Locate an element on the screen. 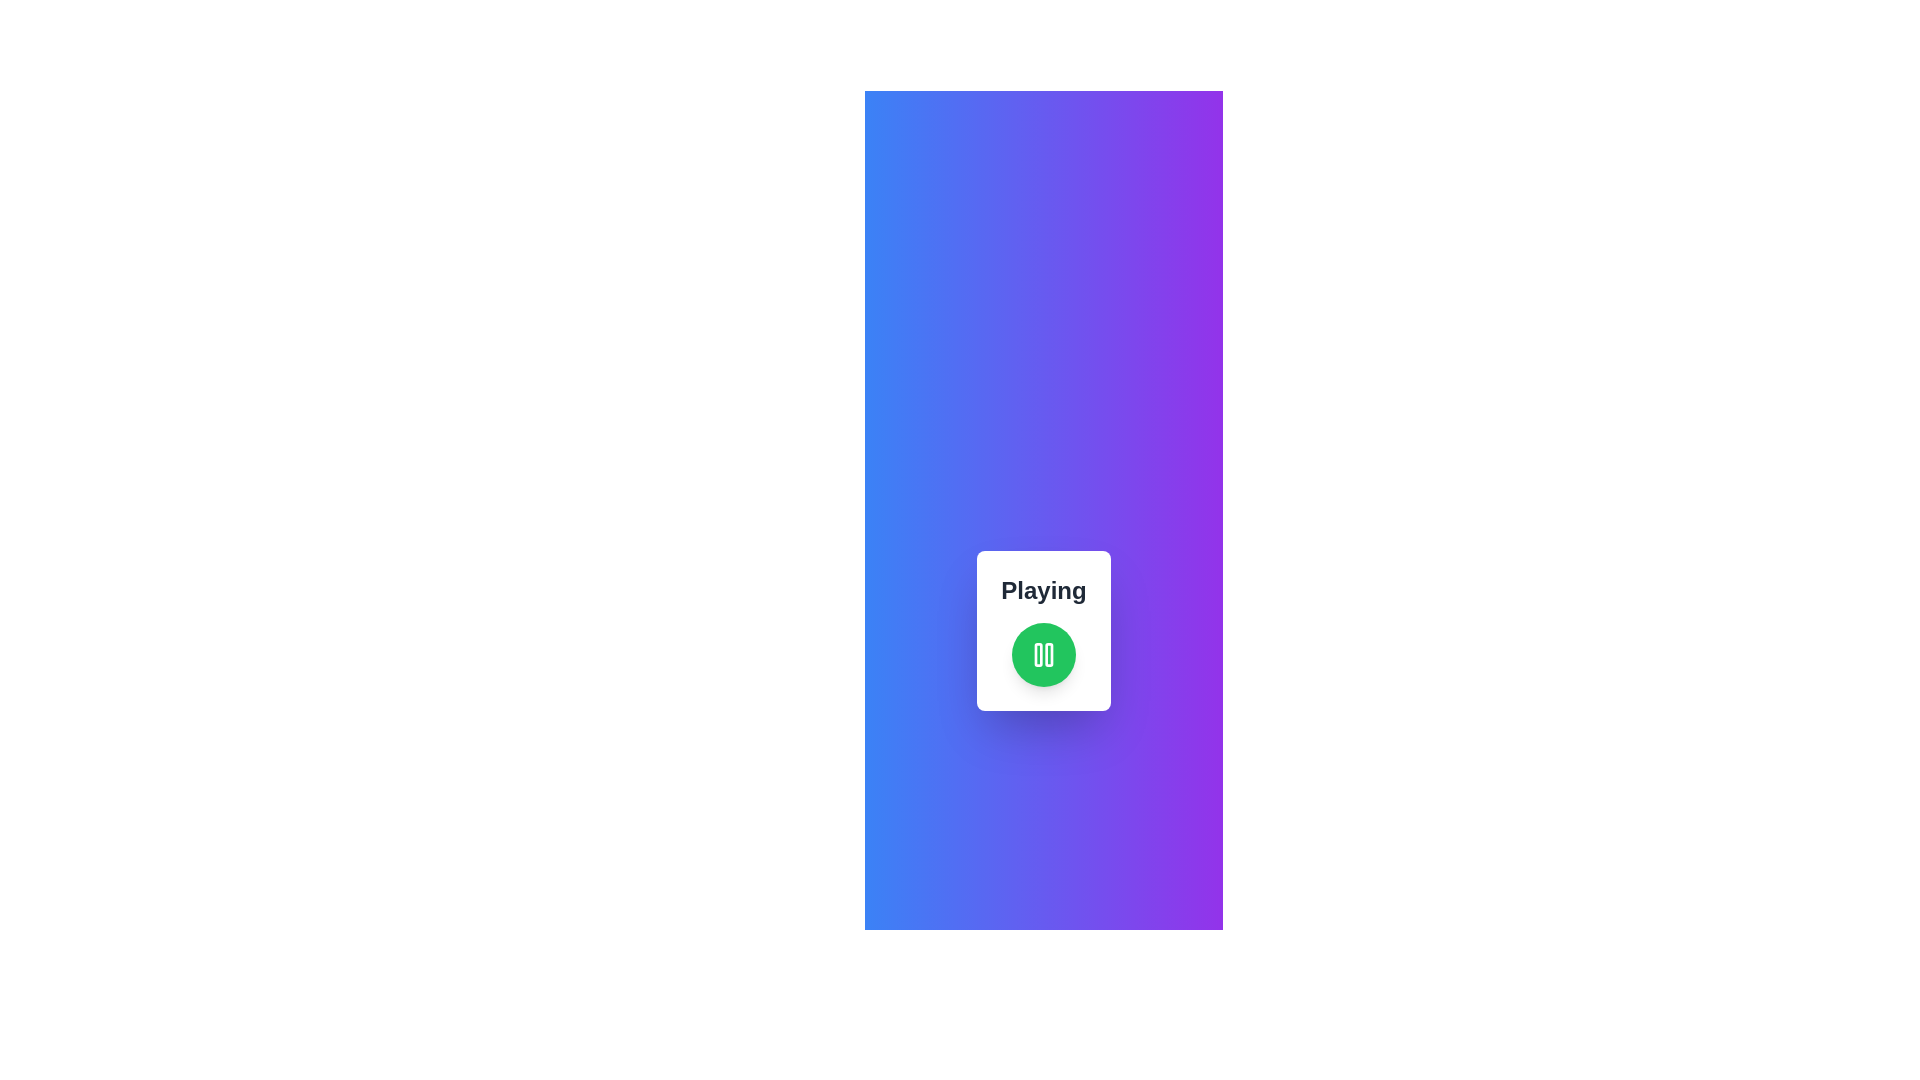 Image resolution: width=1920 pixels, height=1080 pixels. text 'Playing' from the white card with rounded corners and a green circular button containing a pause icon, located centrally in the interface is located at coordinates (1042, 631).